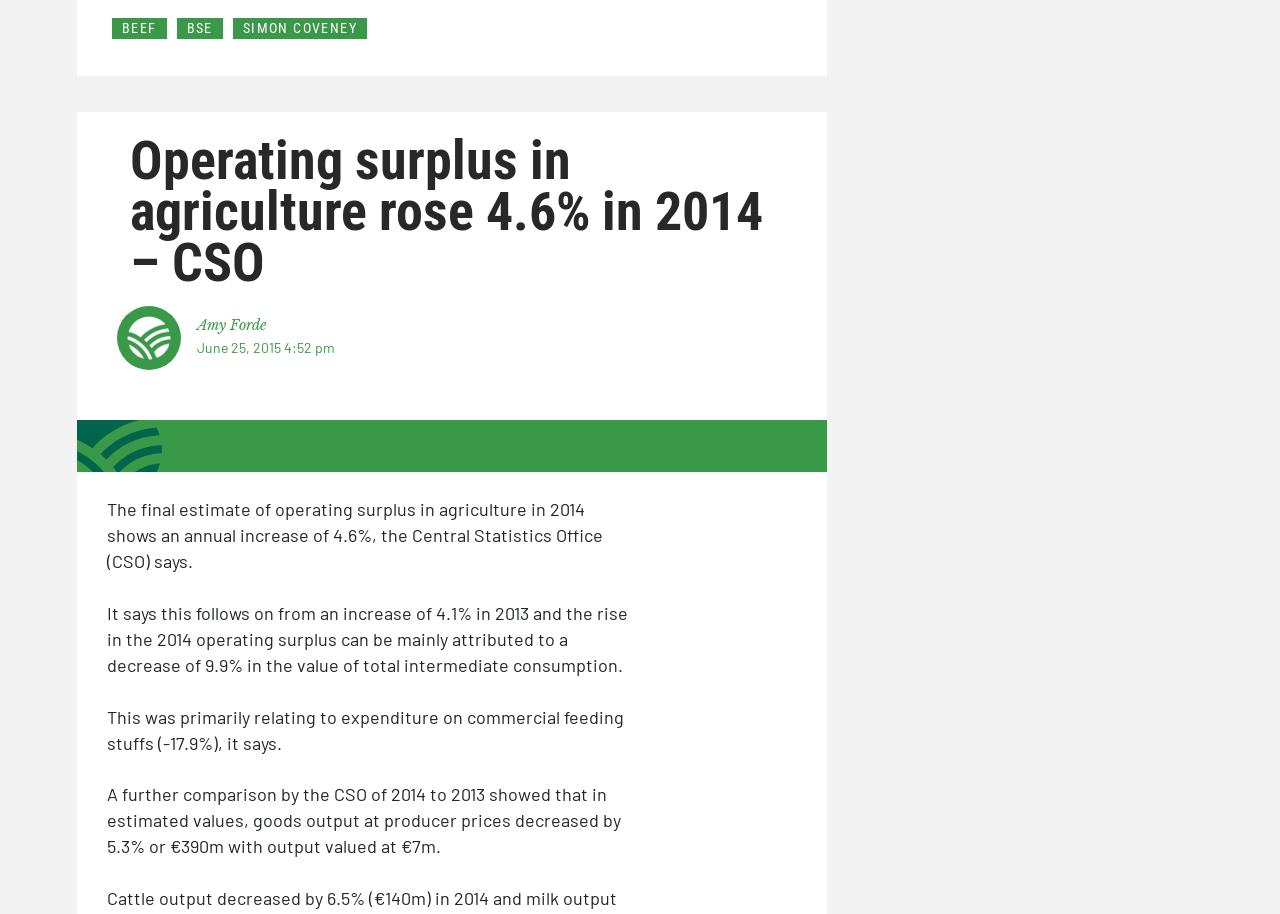  What do you see at coordinates (354, 533) in the screenshot?
I see `'The final estimate of operating surplus in agriculture in 2014 shows an annual increase of 4.6%, the Central Statistics Office (CSO) says.'` at bounding box center [354, 533].